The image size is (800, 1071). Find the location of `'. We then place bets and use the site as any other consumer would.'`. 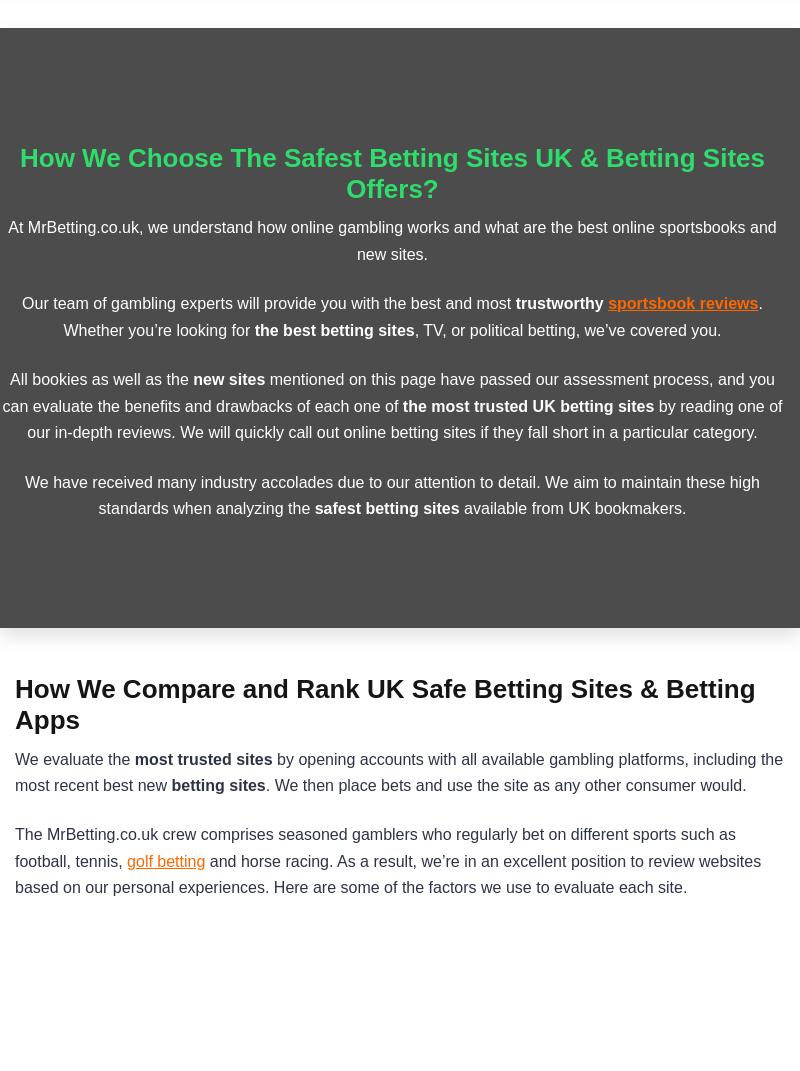

'. We then place bets and use the site as any other consumer would.' is located at coordinates (504, 783).